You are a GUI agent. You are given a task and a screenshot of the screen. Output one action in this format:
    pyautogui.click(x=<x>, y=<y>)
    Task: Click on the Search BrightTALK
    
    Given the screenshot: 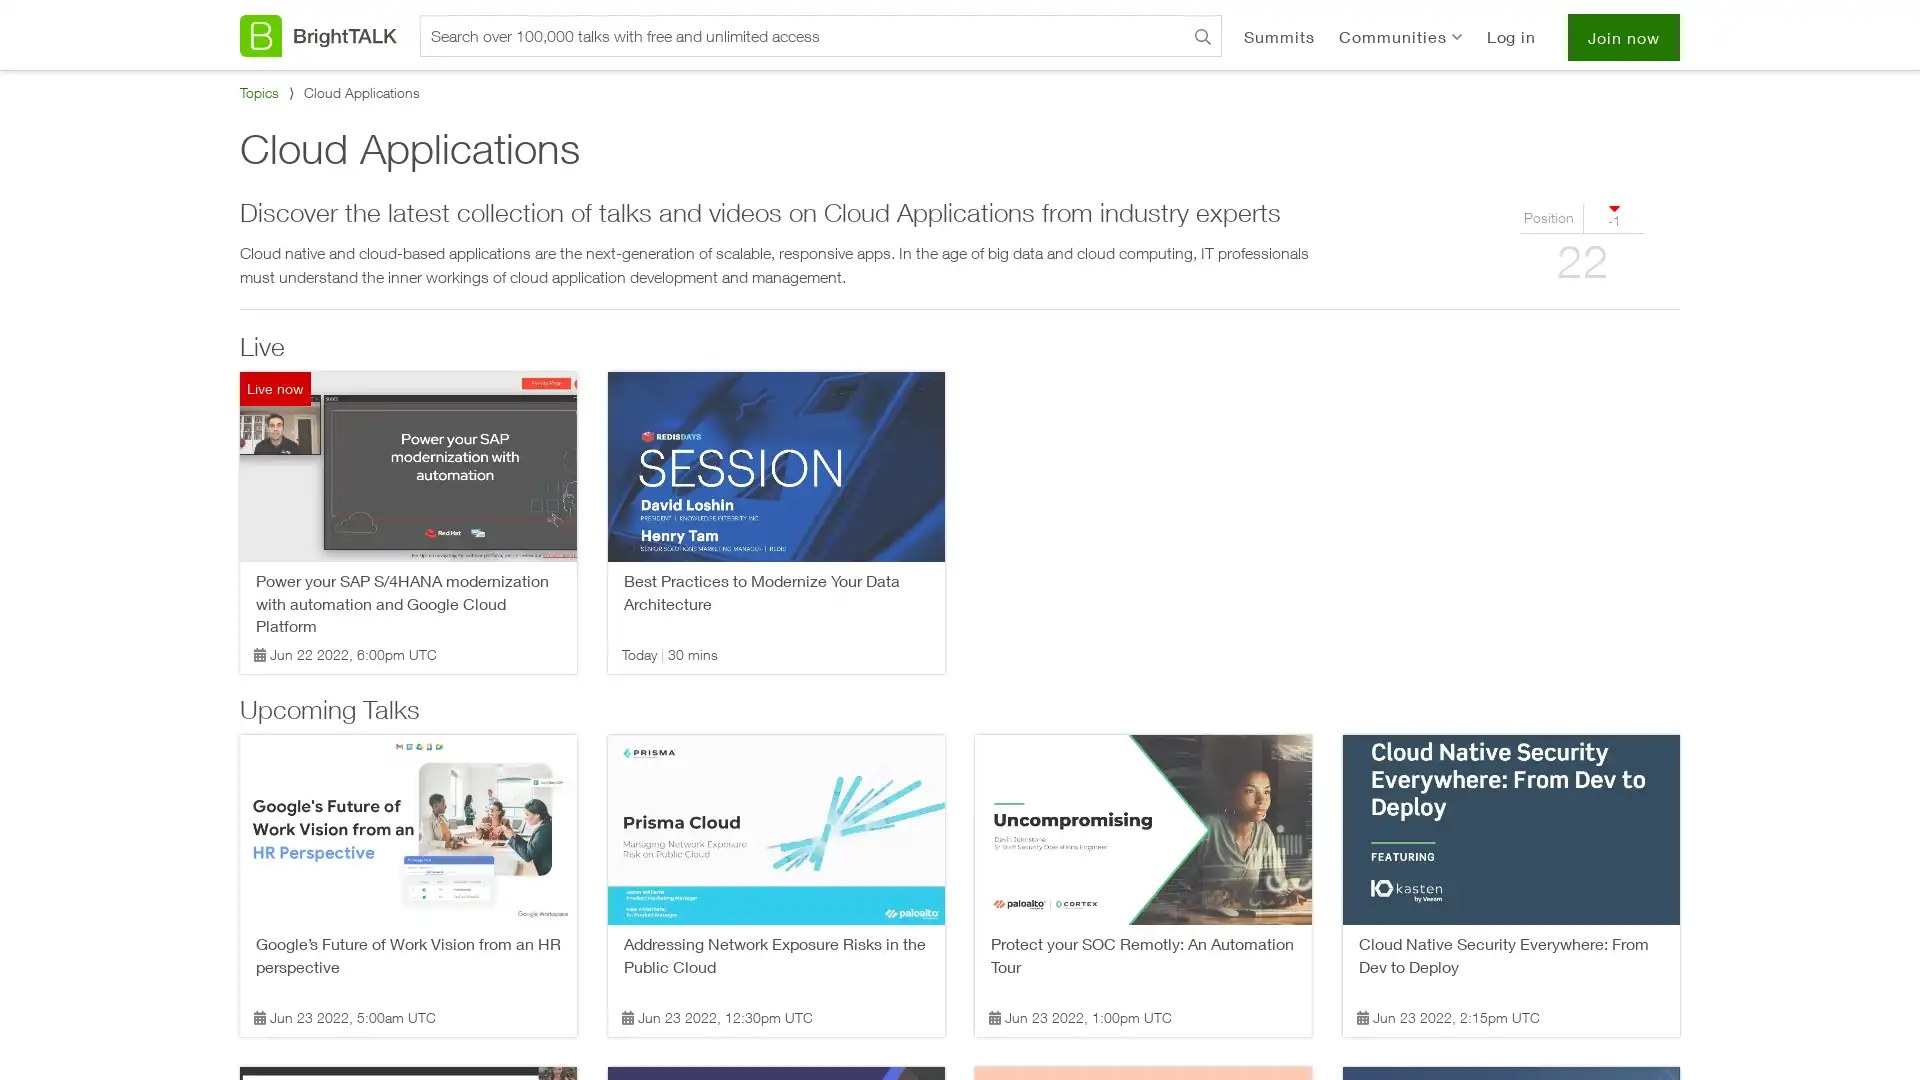 What is the action you would take?
    pyautogui.click(x=1202, y=38)
    